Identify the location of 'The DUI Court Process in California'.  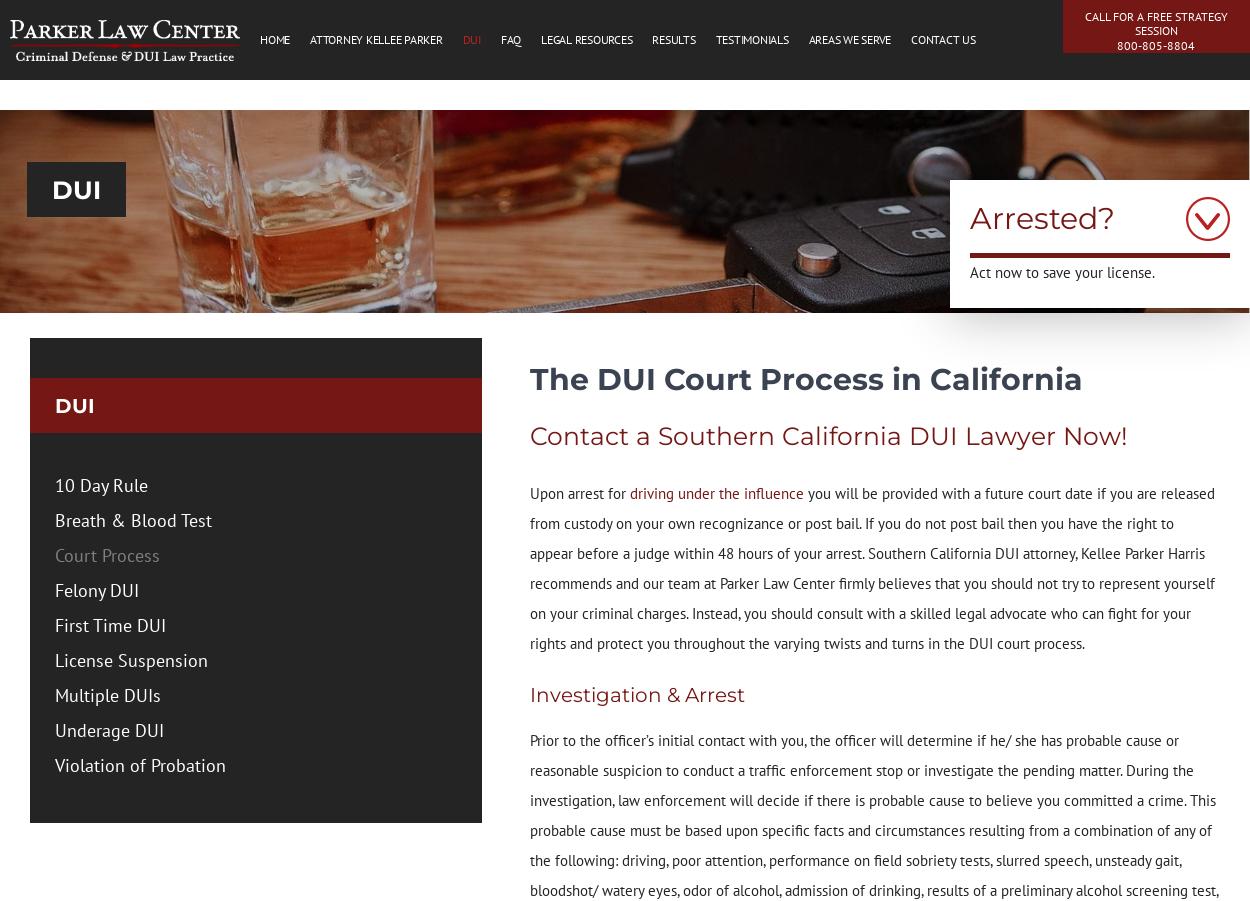
(805, 377).